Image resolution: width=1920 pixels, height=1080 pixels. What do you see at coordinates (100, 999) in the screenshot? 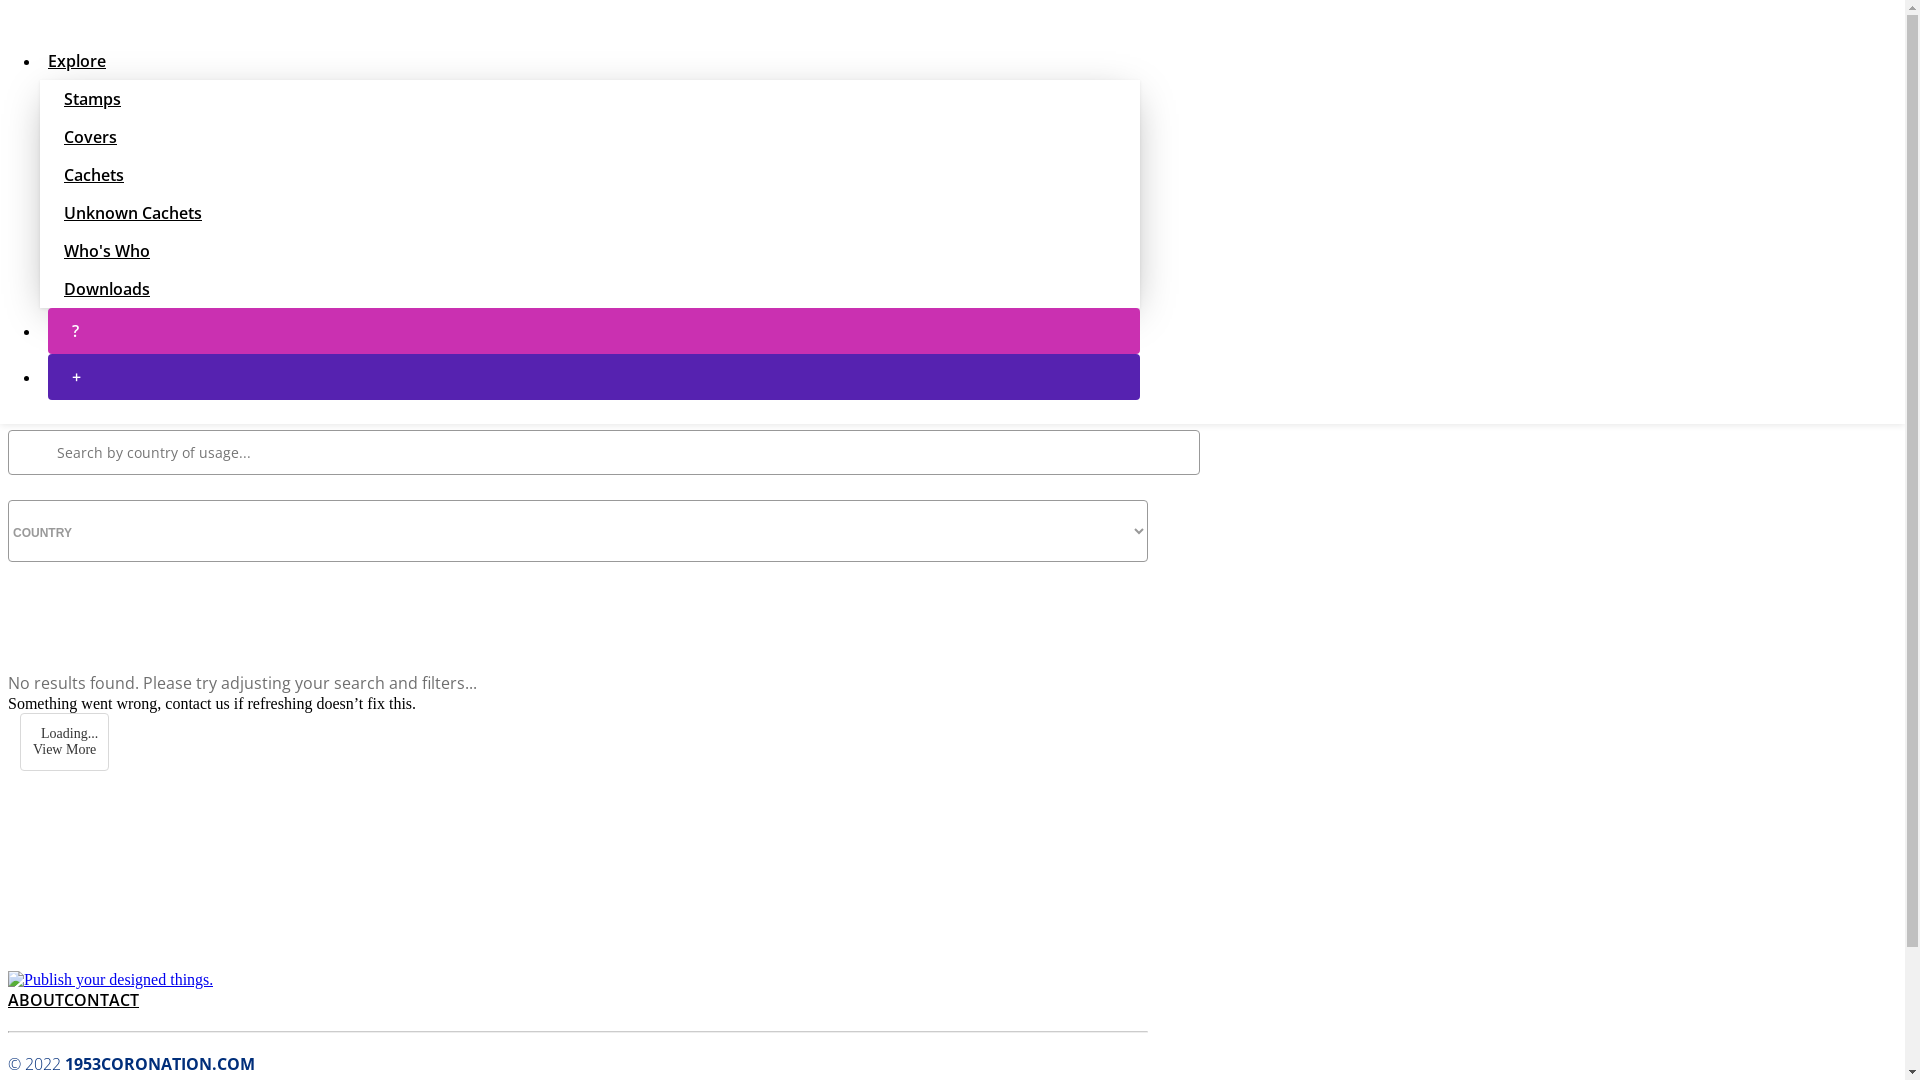
I see `'CONTACT'` at bounding box center [100, 999].